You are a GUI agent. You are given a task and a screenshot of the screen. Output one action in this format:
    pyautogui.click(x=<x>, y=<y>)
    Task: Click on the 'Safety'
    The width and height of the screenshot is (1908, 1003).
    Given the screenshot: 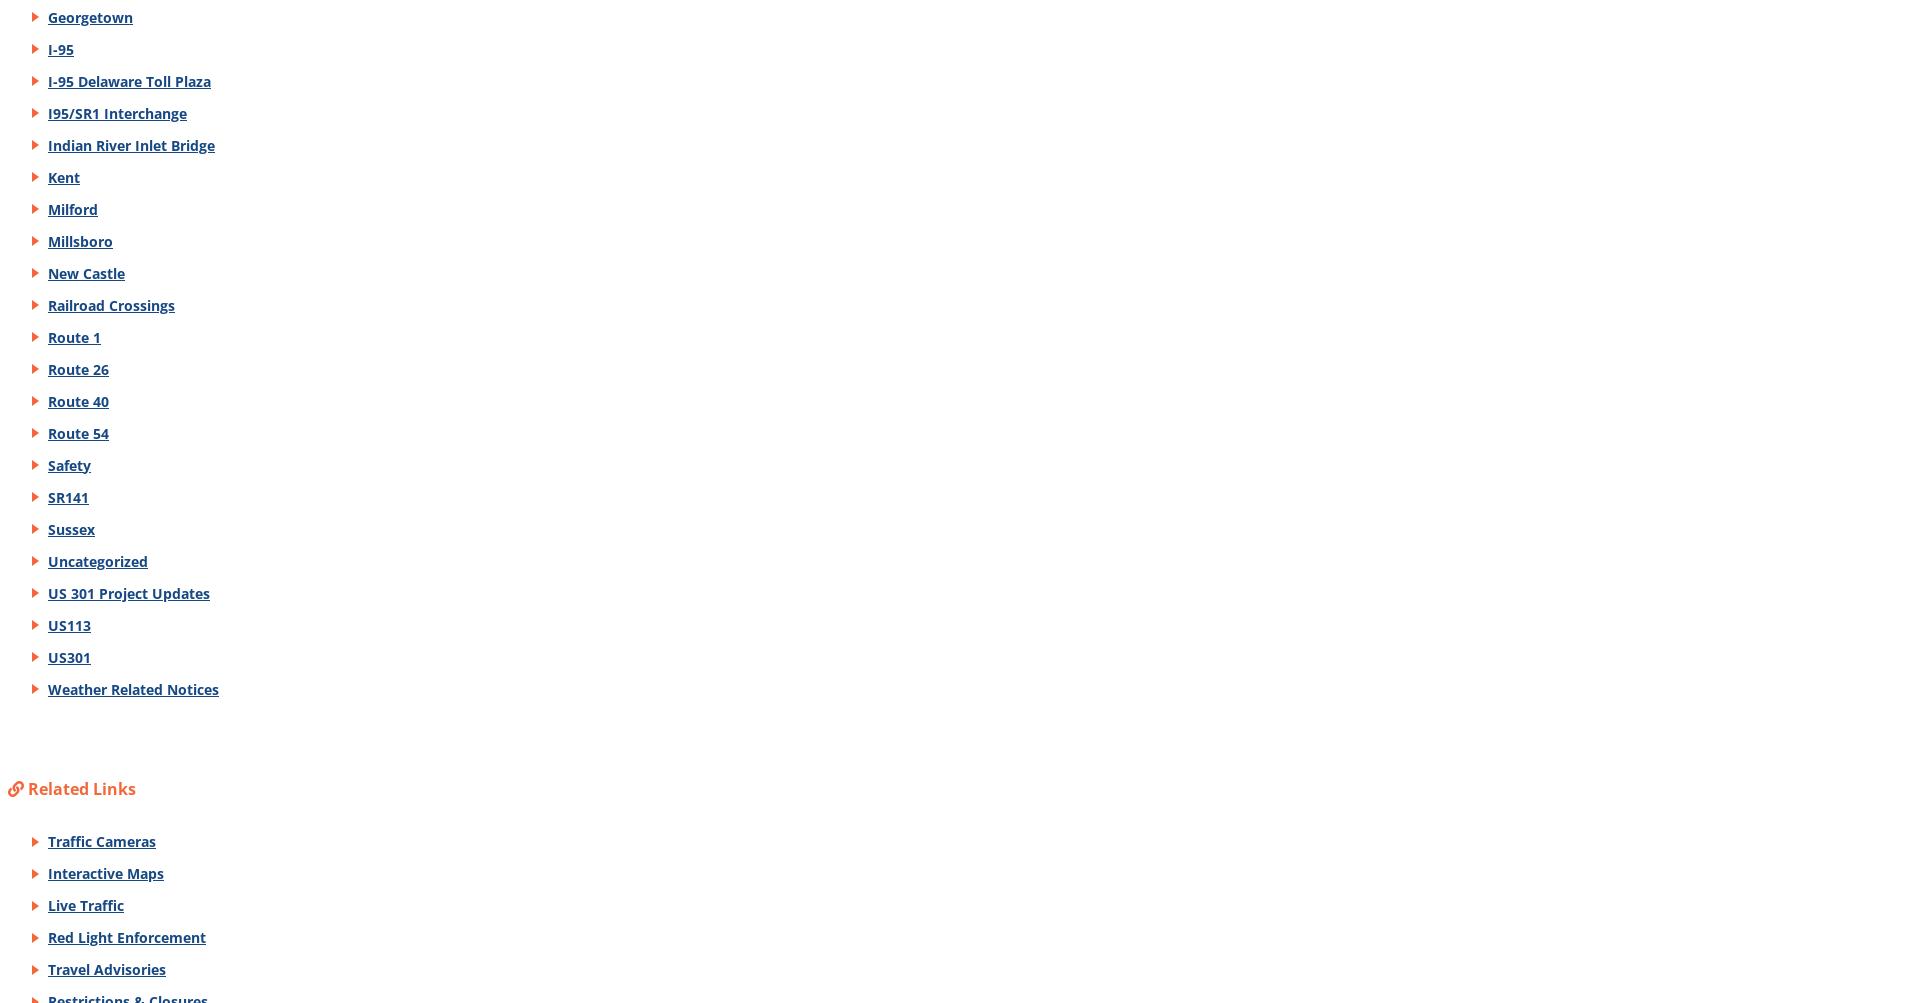 What is the action you would take?
    pyautogui.click(x=68, y=464)
    